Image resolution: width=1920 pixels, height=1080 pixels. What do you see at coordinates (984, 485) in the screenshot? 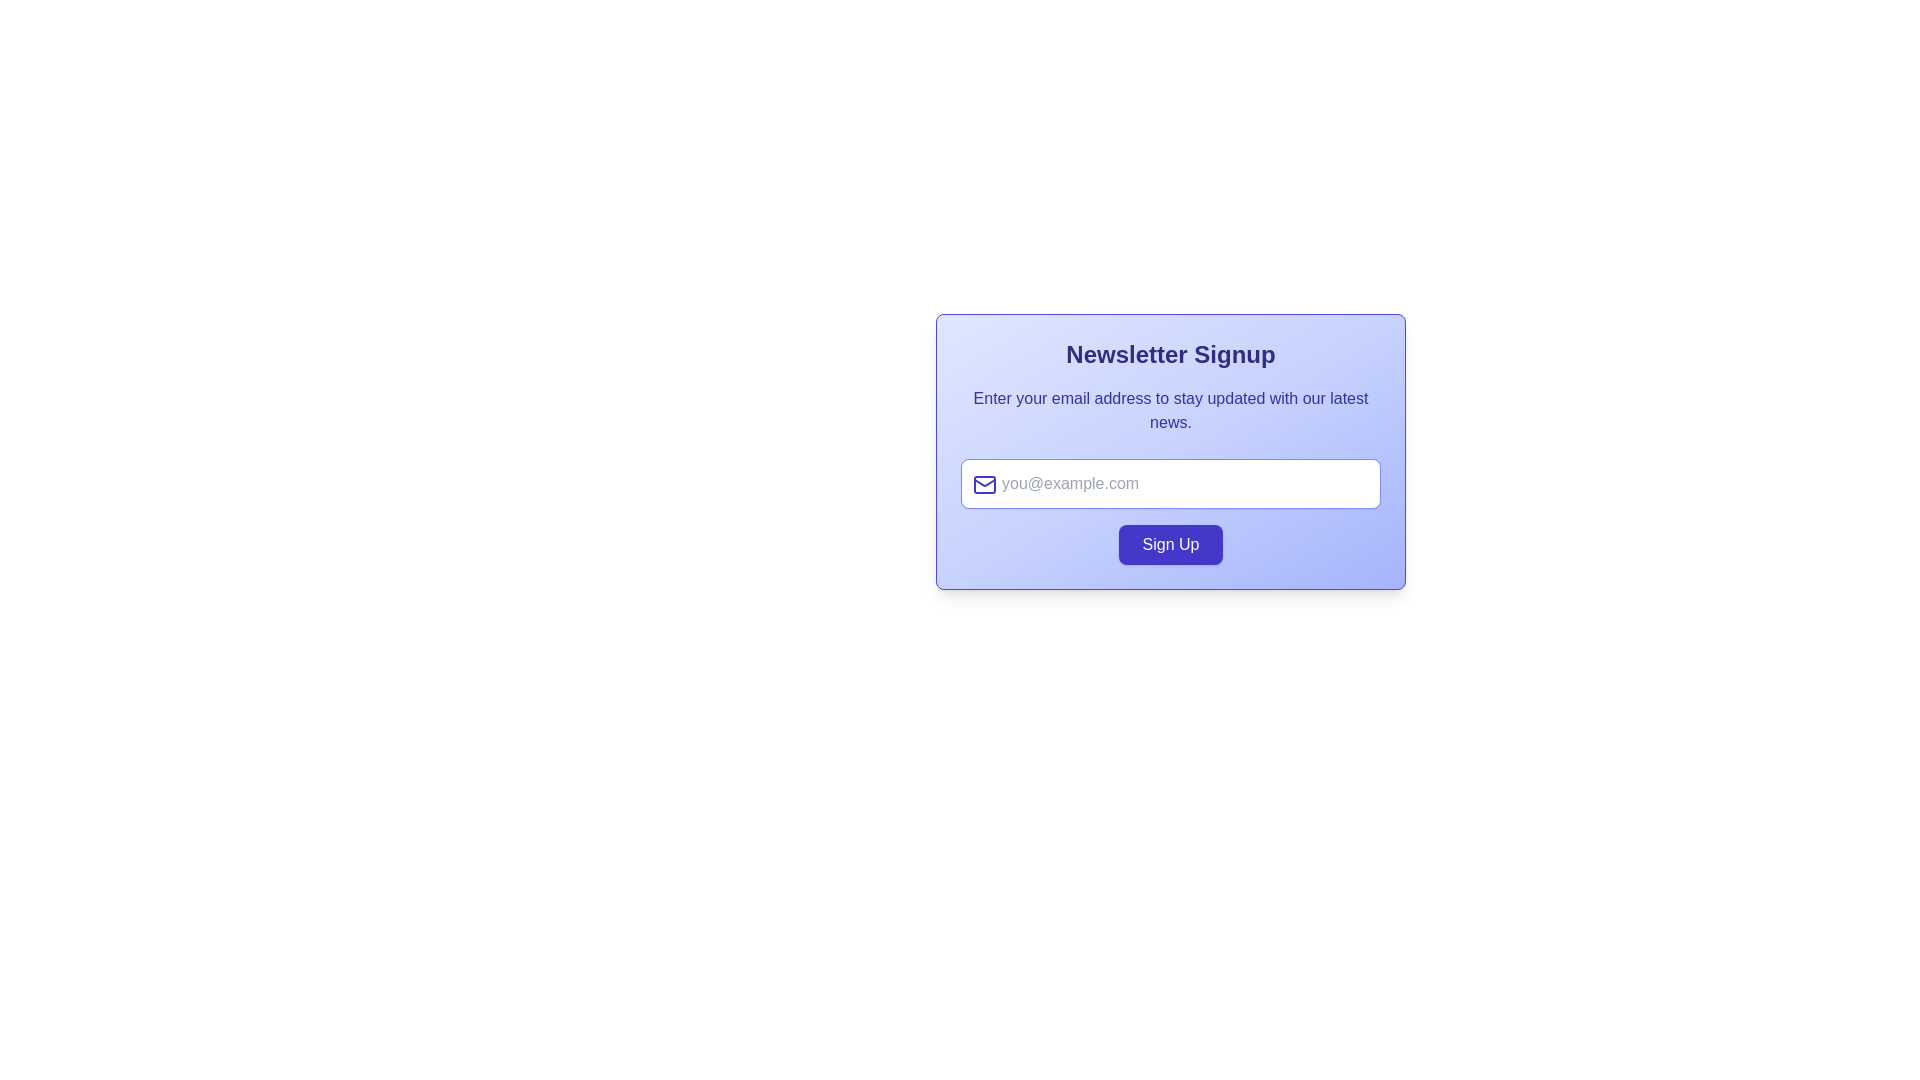
I see `the email input field icon represented in SVG format, located on the left side of the email input field` at bounding box center [984, 485].